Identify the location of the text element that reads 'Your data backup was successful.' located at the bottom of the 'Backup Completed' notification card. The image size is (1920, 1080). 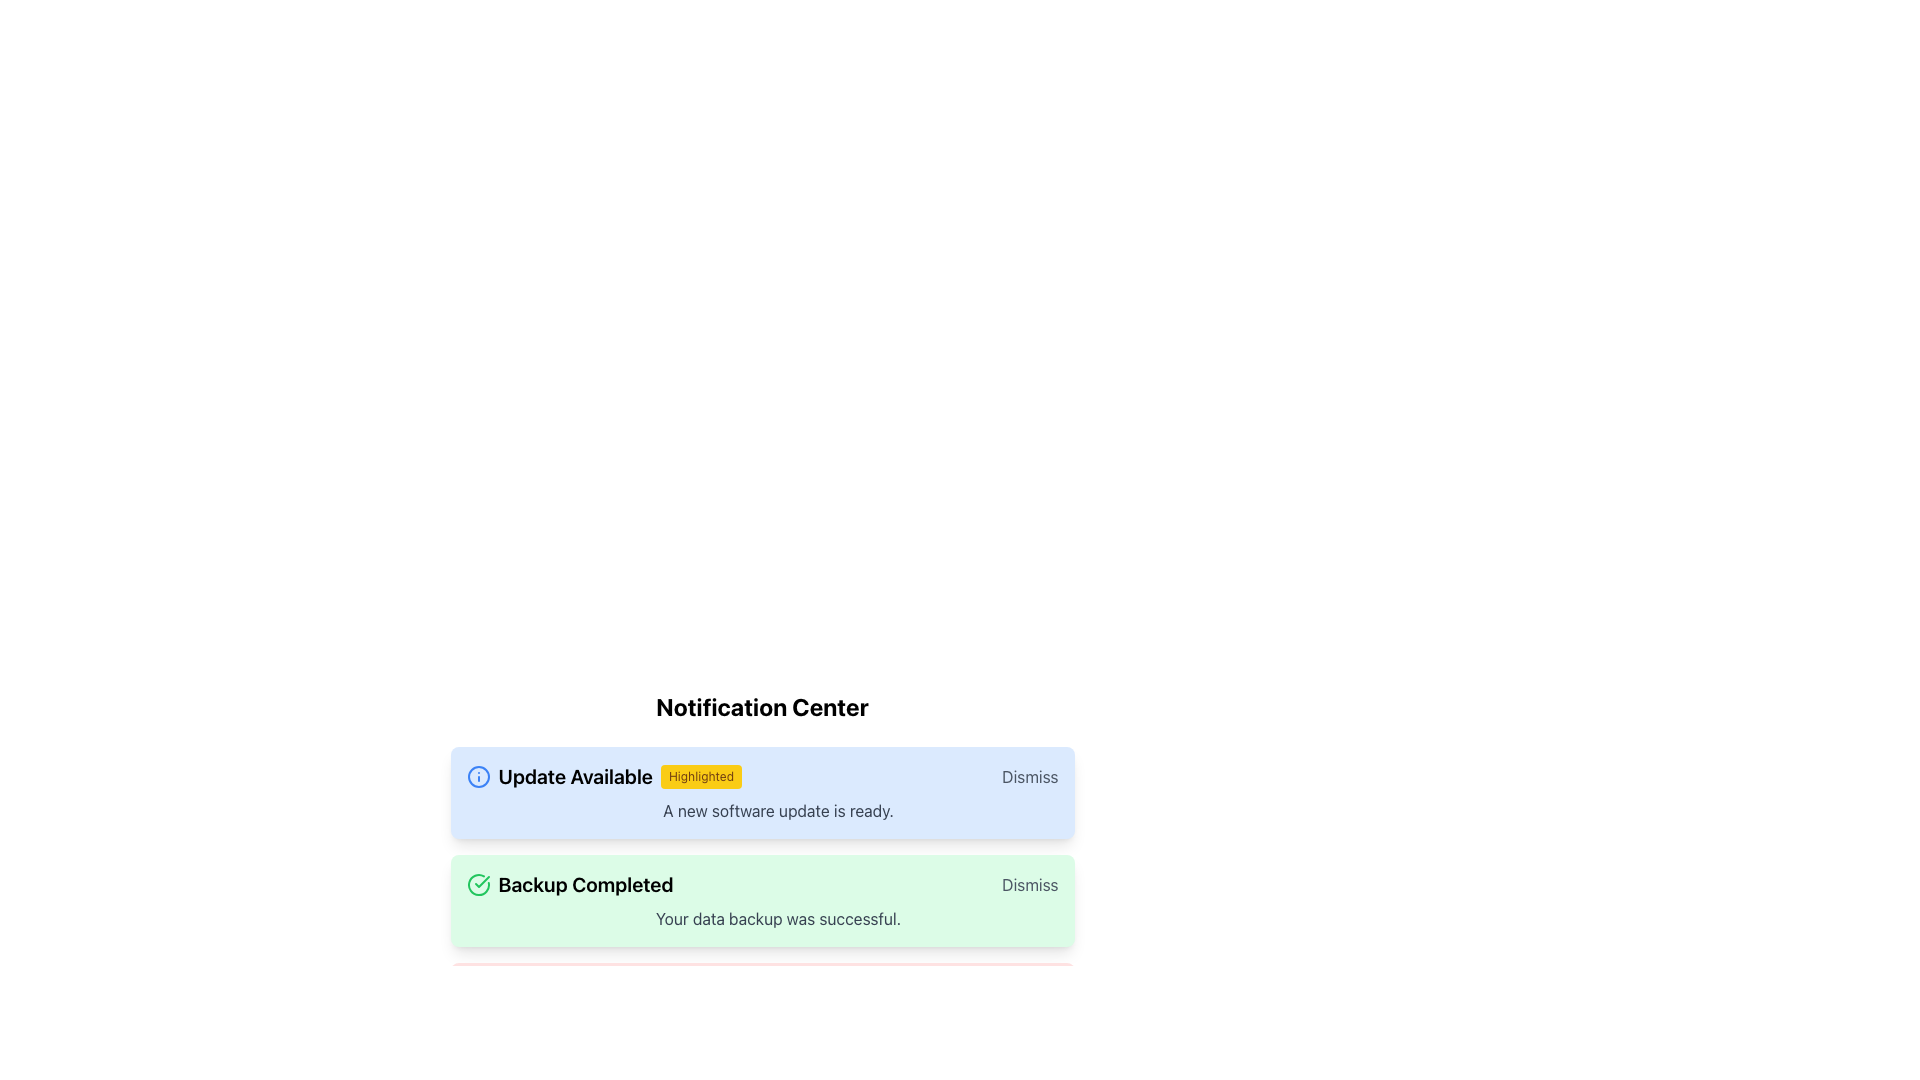
(777, 918).